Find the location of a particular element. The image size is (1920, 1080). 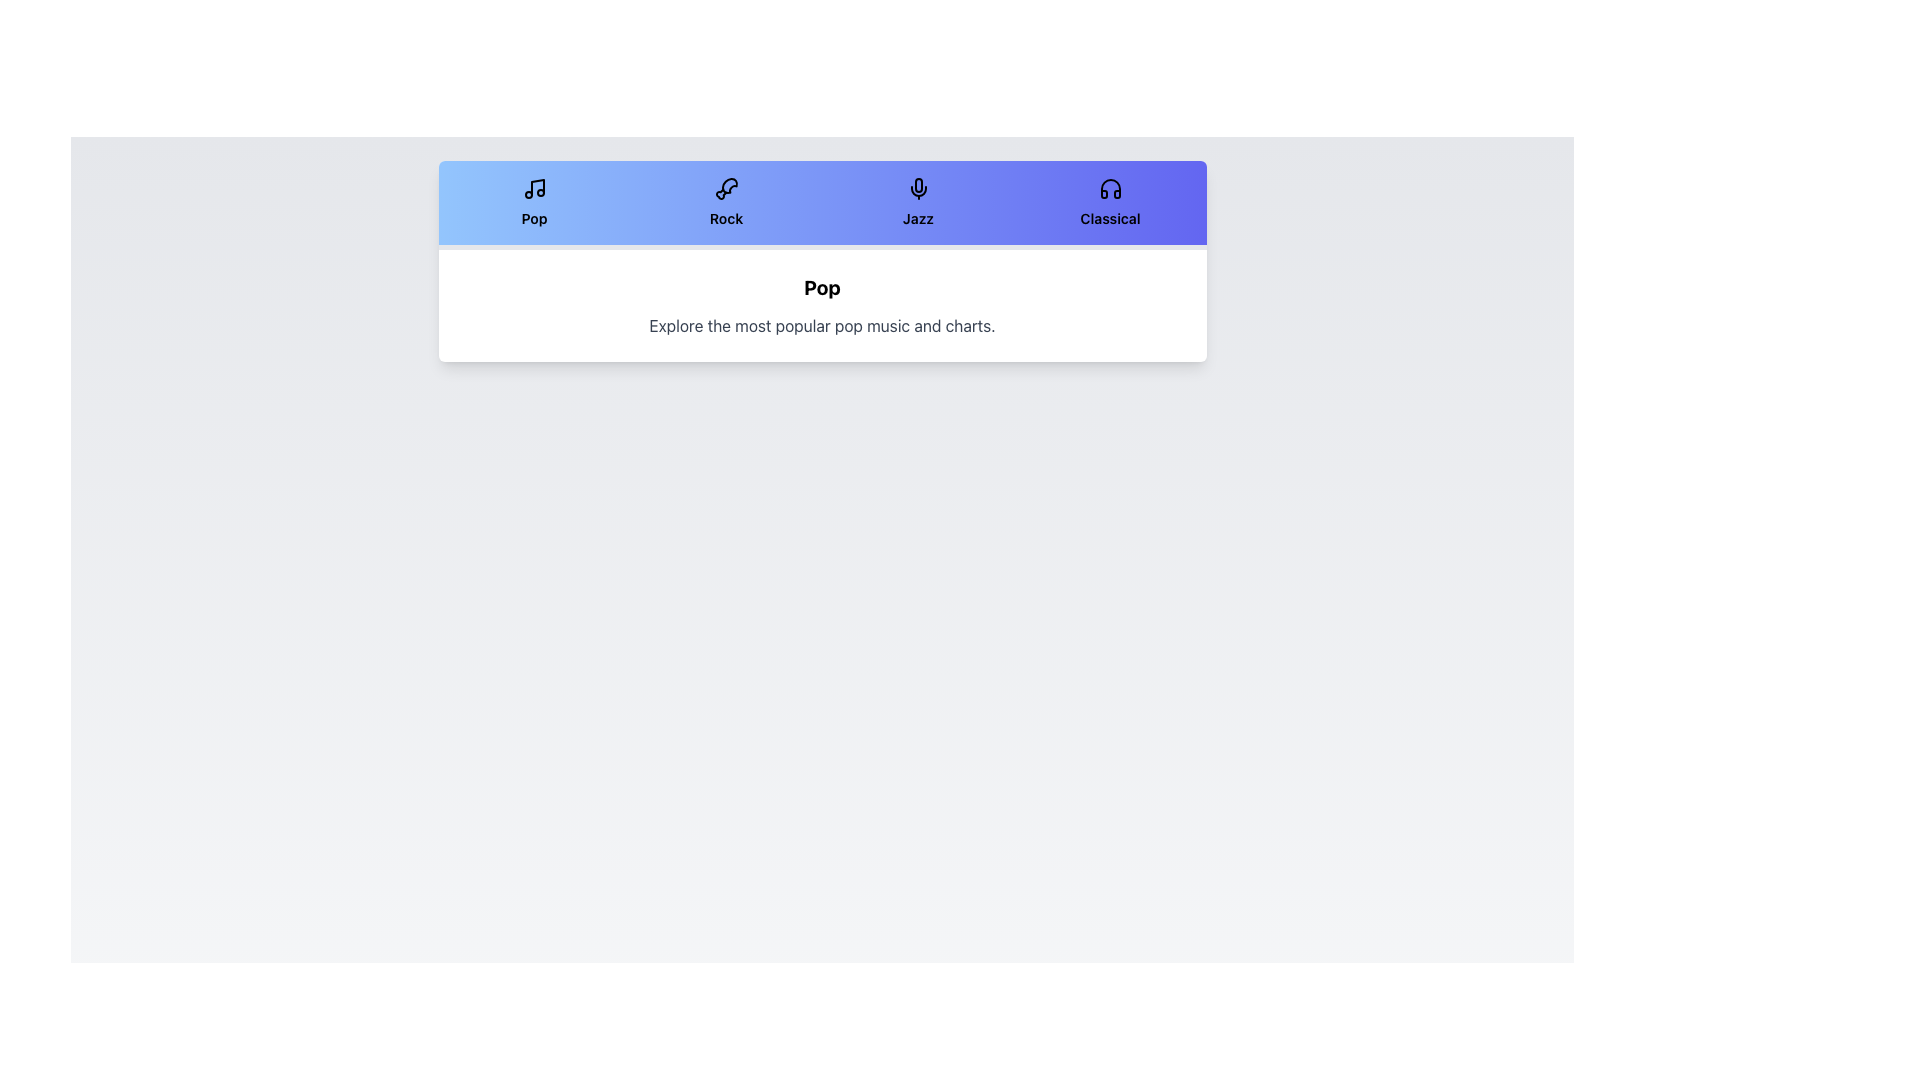

the 'Rock' music category label on the menu bar is located at coordinates (725, 219).